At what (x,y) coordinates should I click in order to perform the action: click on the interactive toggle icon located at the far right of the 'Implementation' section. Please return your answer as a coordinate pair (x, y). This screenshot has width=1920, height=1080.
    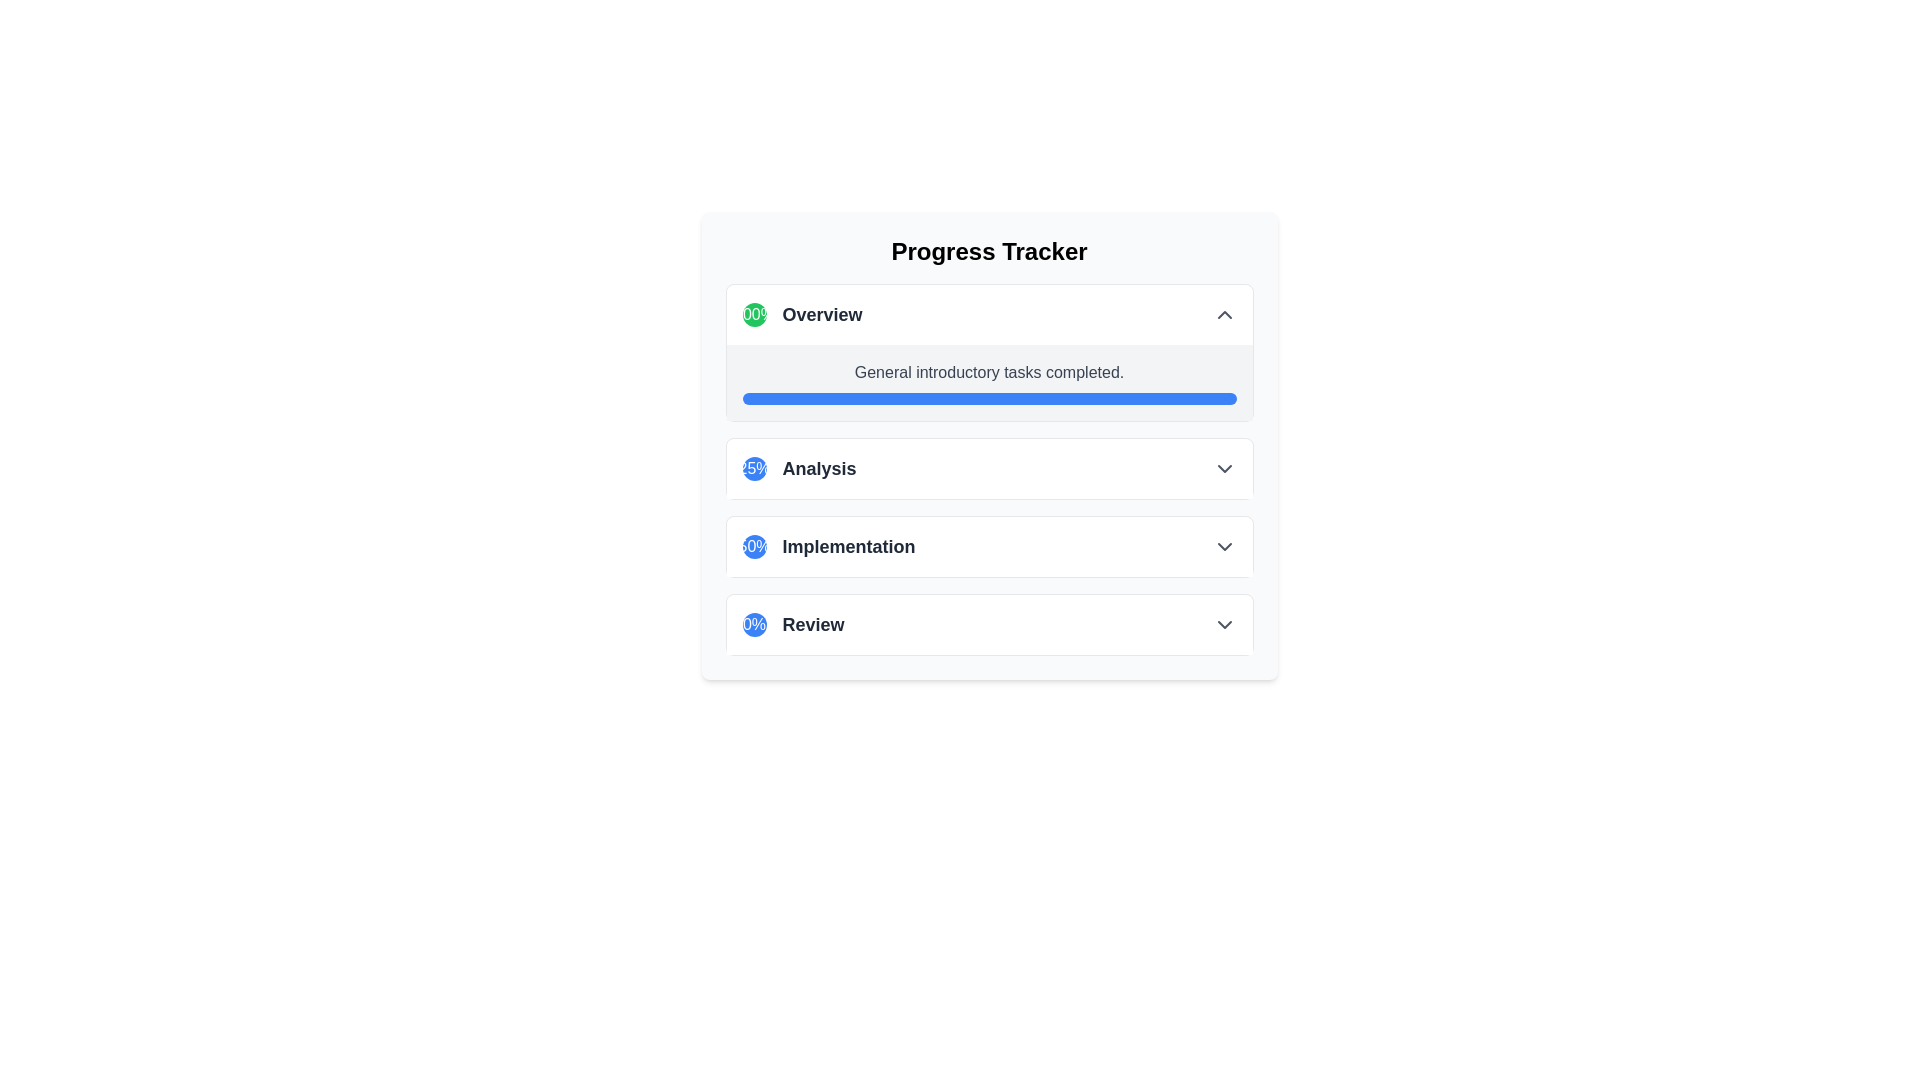
    Looking at the image, I should click on (1223, 547).